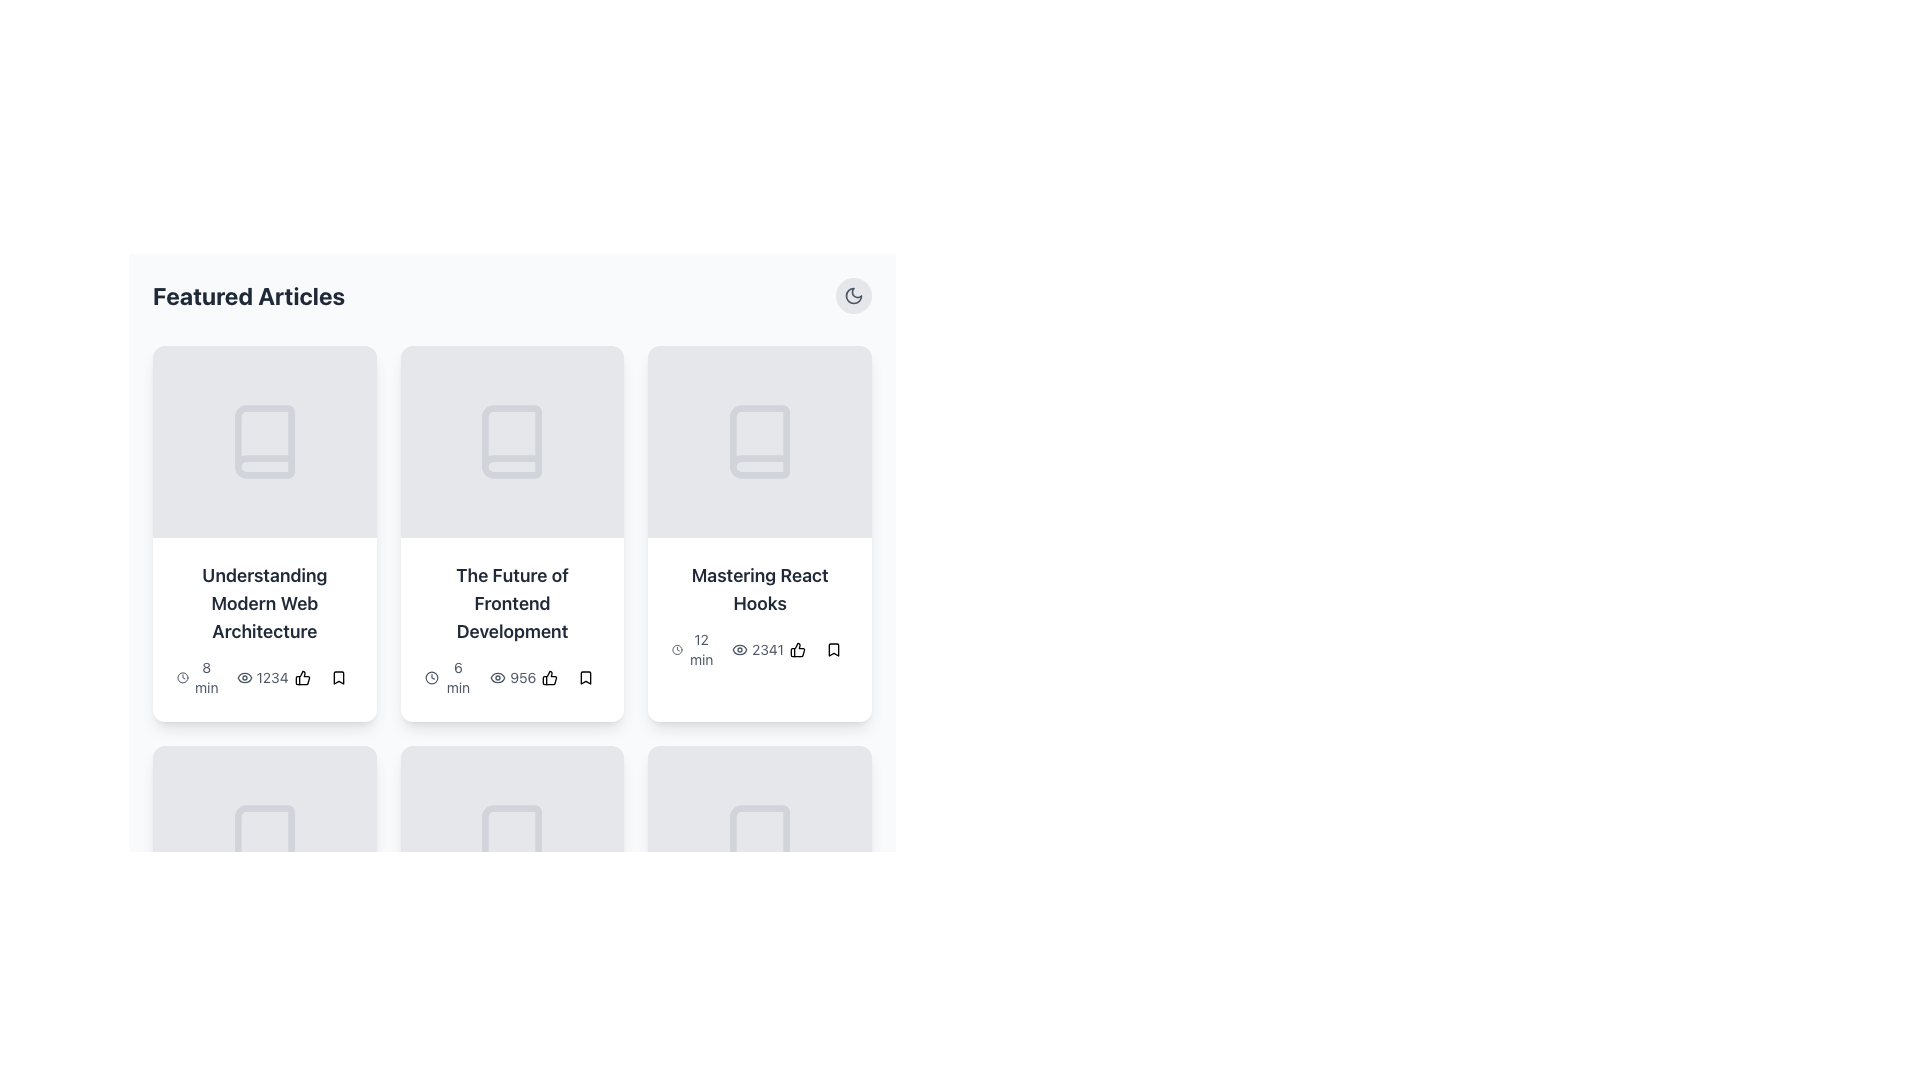 This screenshot has width=1920, height=1080. Describe the element at coordinates (261, 677) in the screenshot. I see `the text element displaying the numeric value '1234' with an eye icon, located in the lower-left corner of the first card in the article previews grid for interactivity` at that location.